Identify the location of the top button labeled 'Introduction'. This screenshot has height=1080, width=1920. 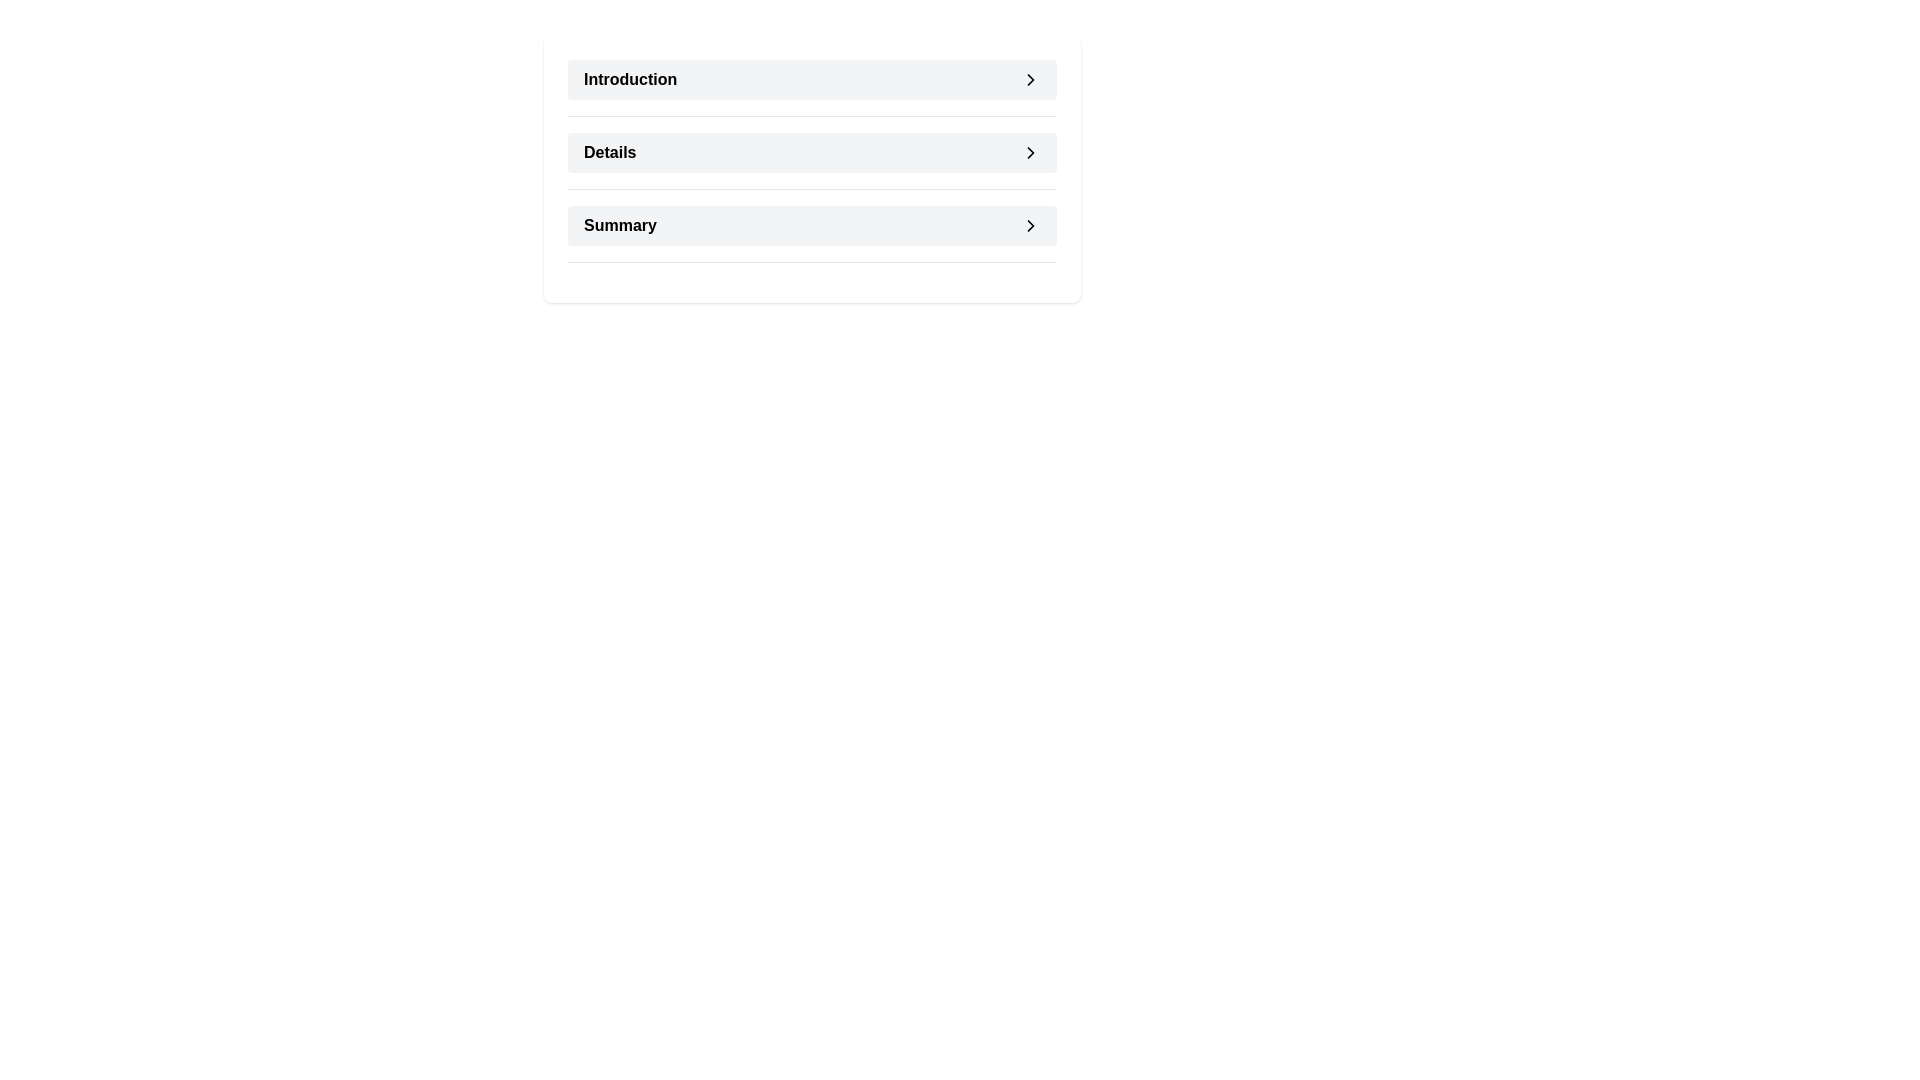
(812, 79).